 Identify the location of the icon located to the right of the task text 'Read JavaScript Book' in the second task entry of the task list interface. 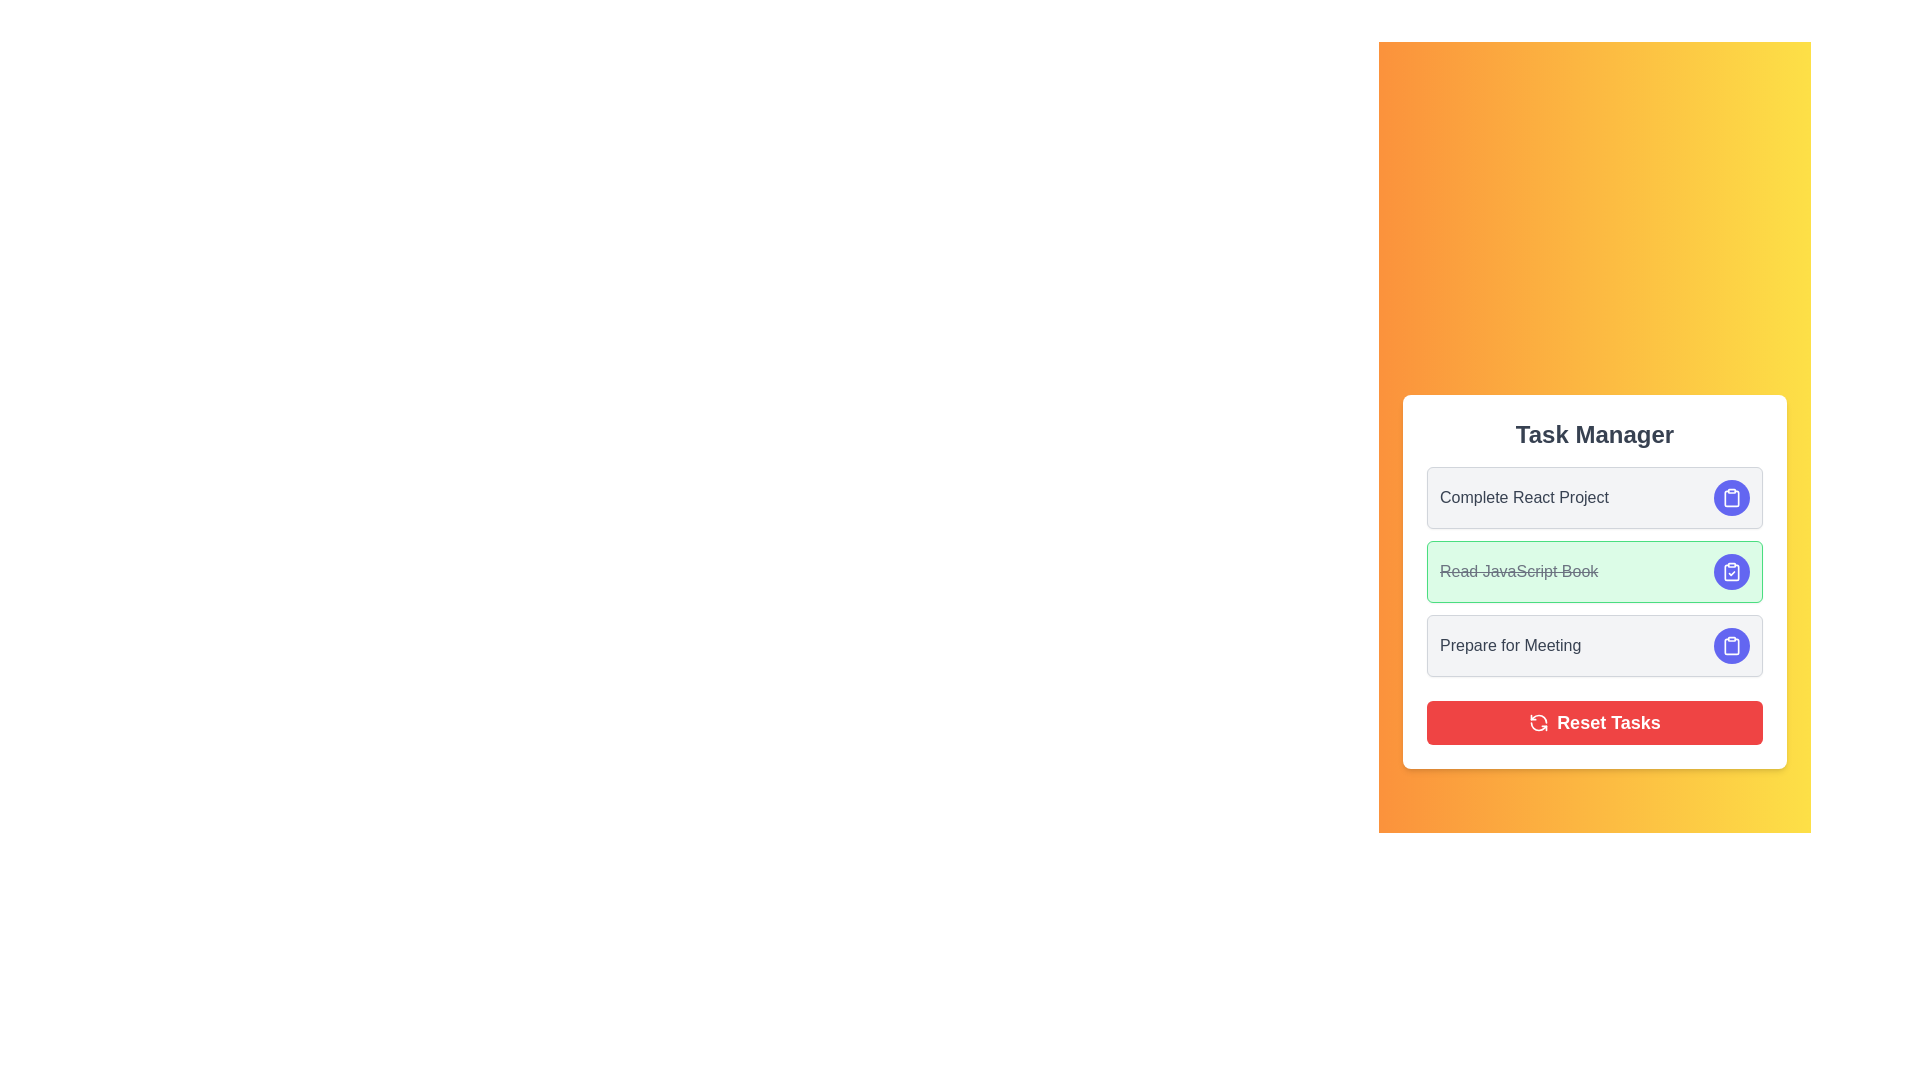
(1731, 571).